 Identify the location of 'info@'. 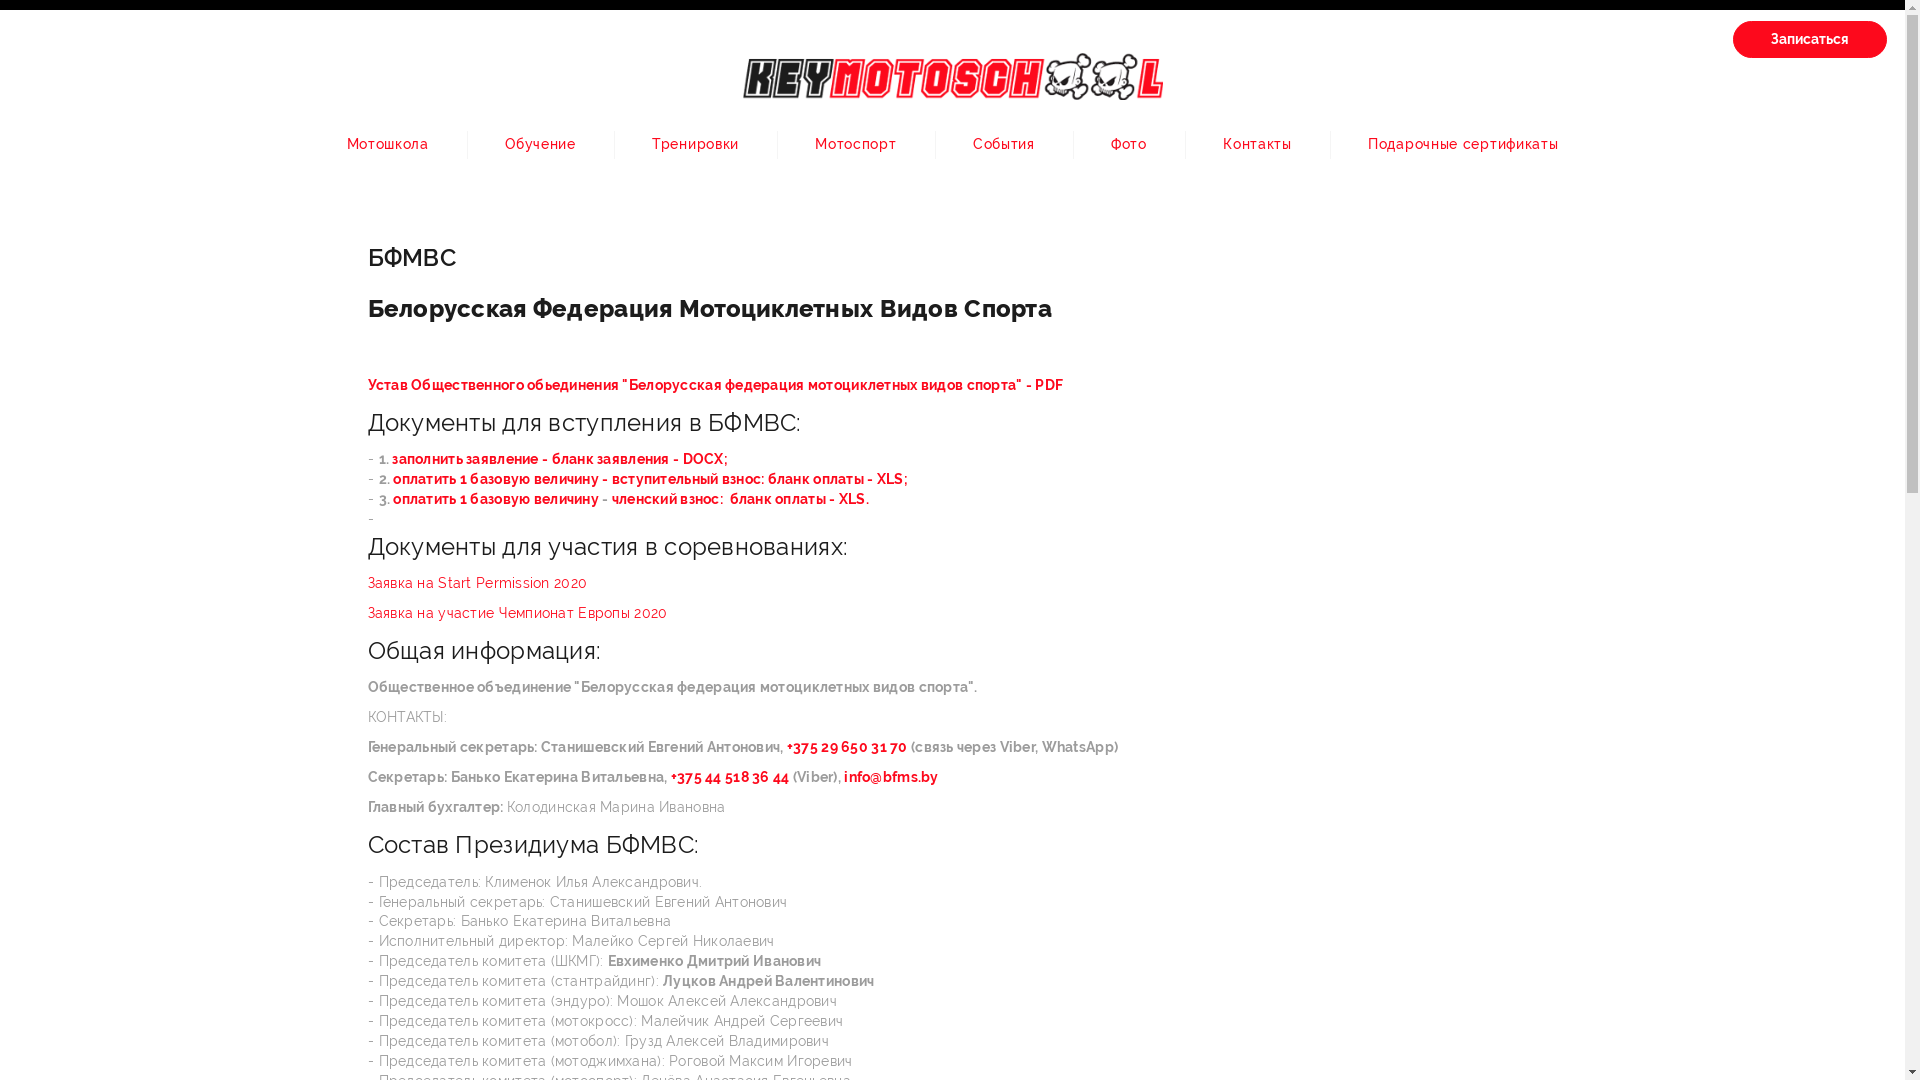
(863, 775).